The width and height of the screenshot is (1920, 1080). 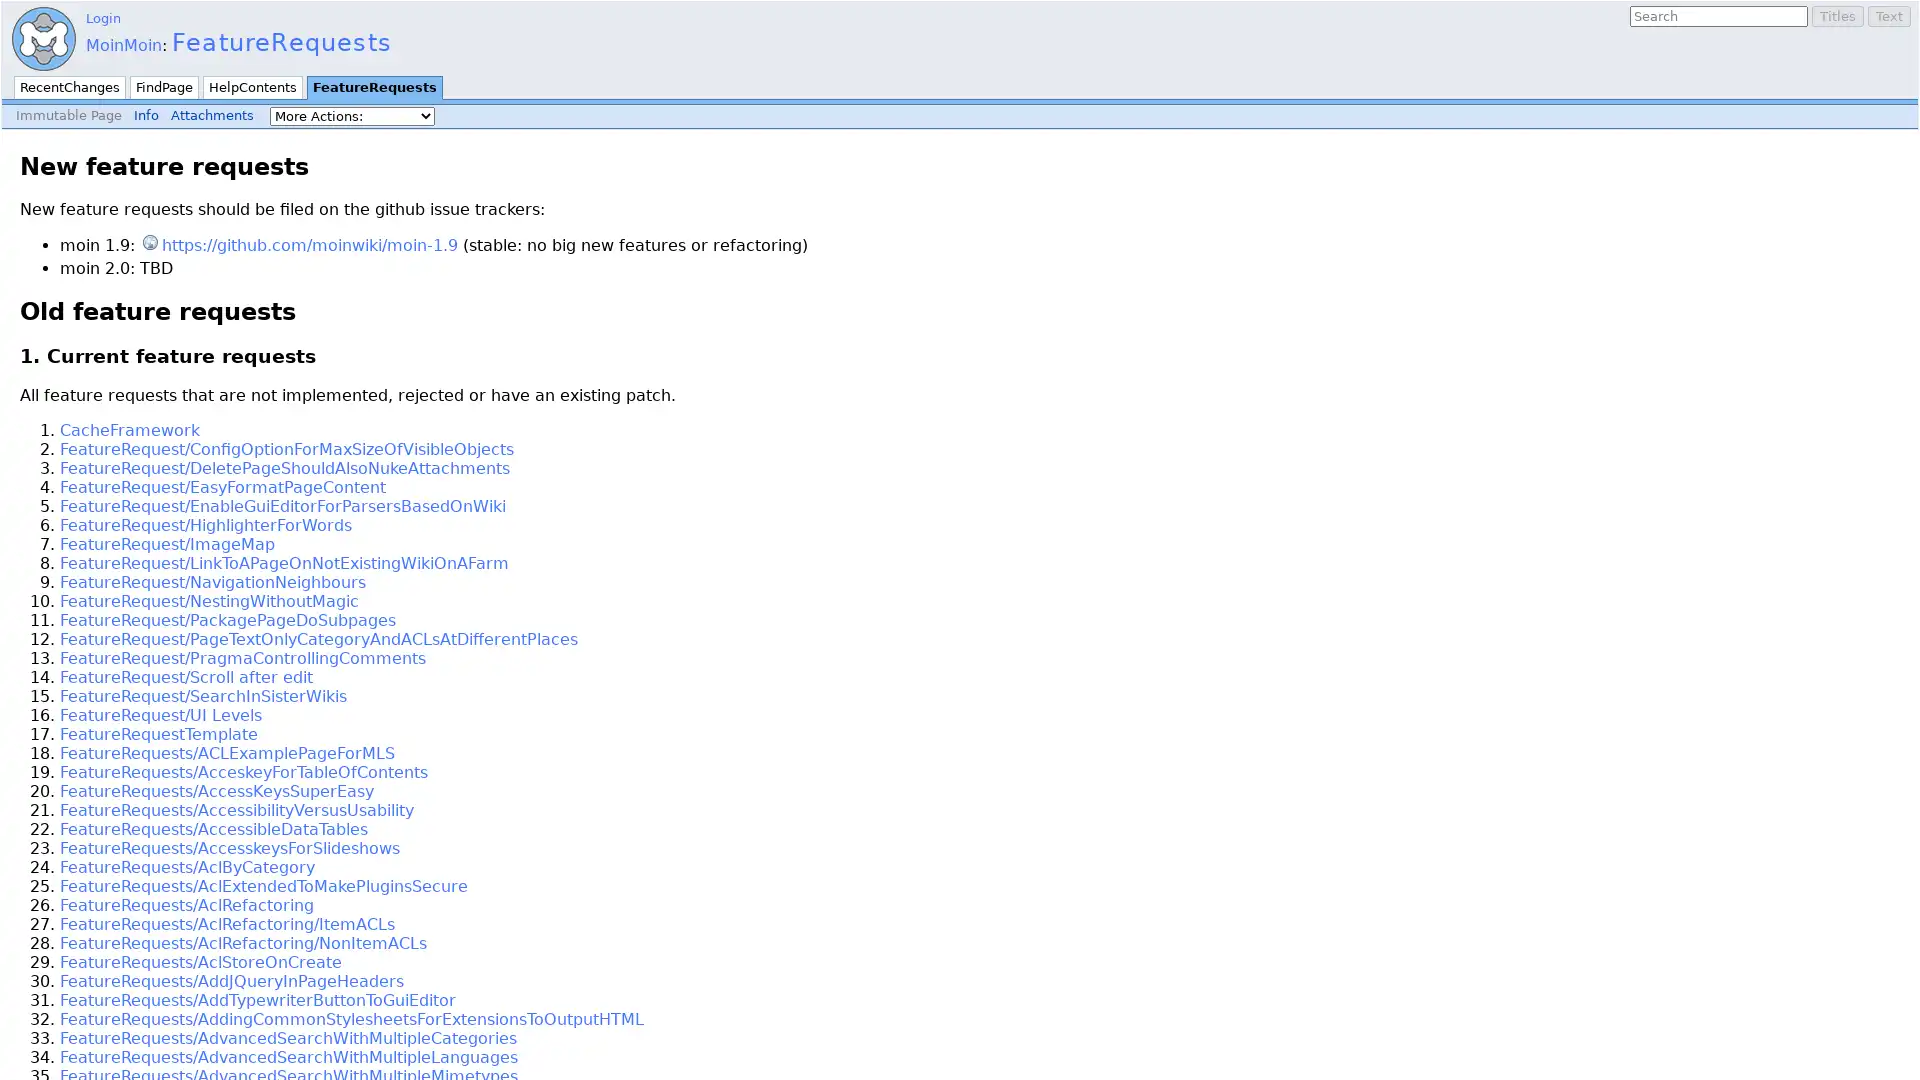 I want to click on Text, so click(x=1888, y=16).